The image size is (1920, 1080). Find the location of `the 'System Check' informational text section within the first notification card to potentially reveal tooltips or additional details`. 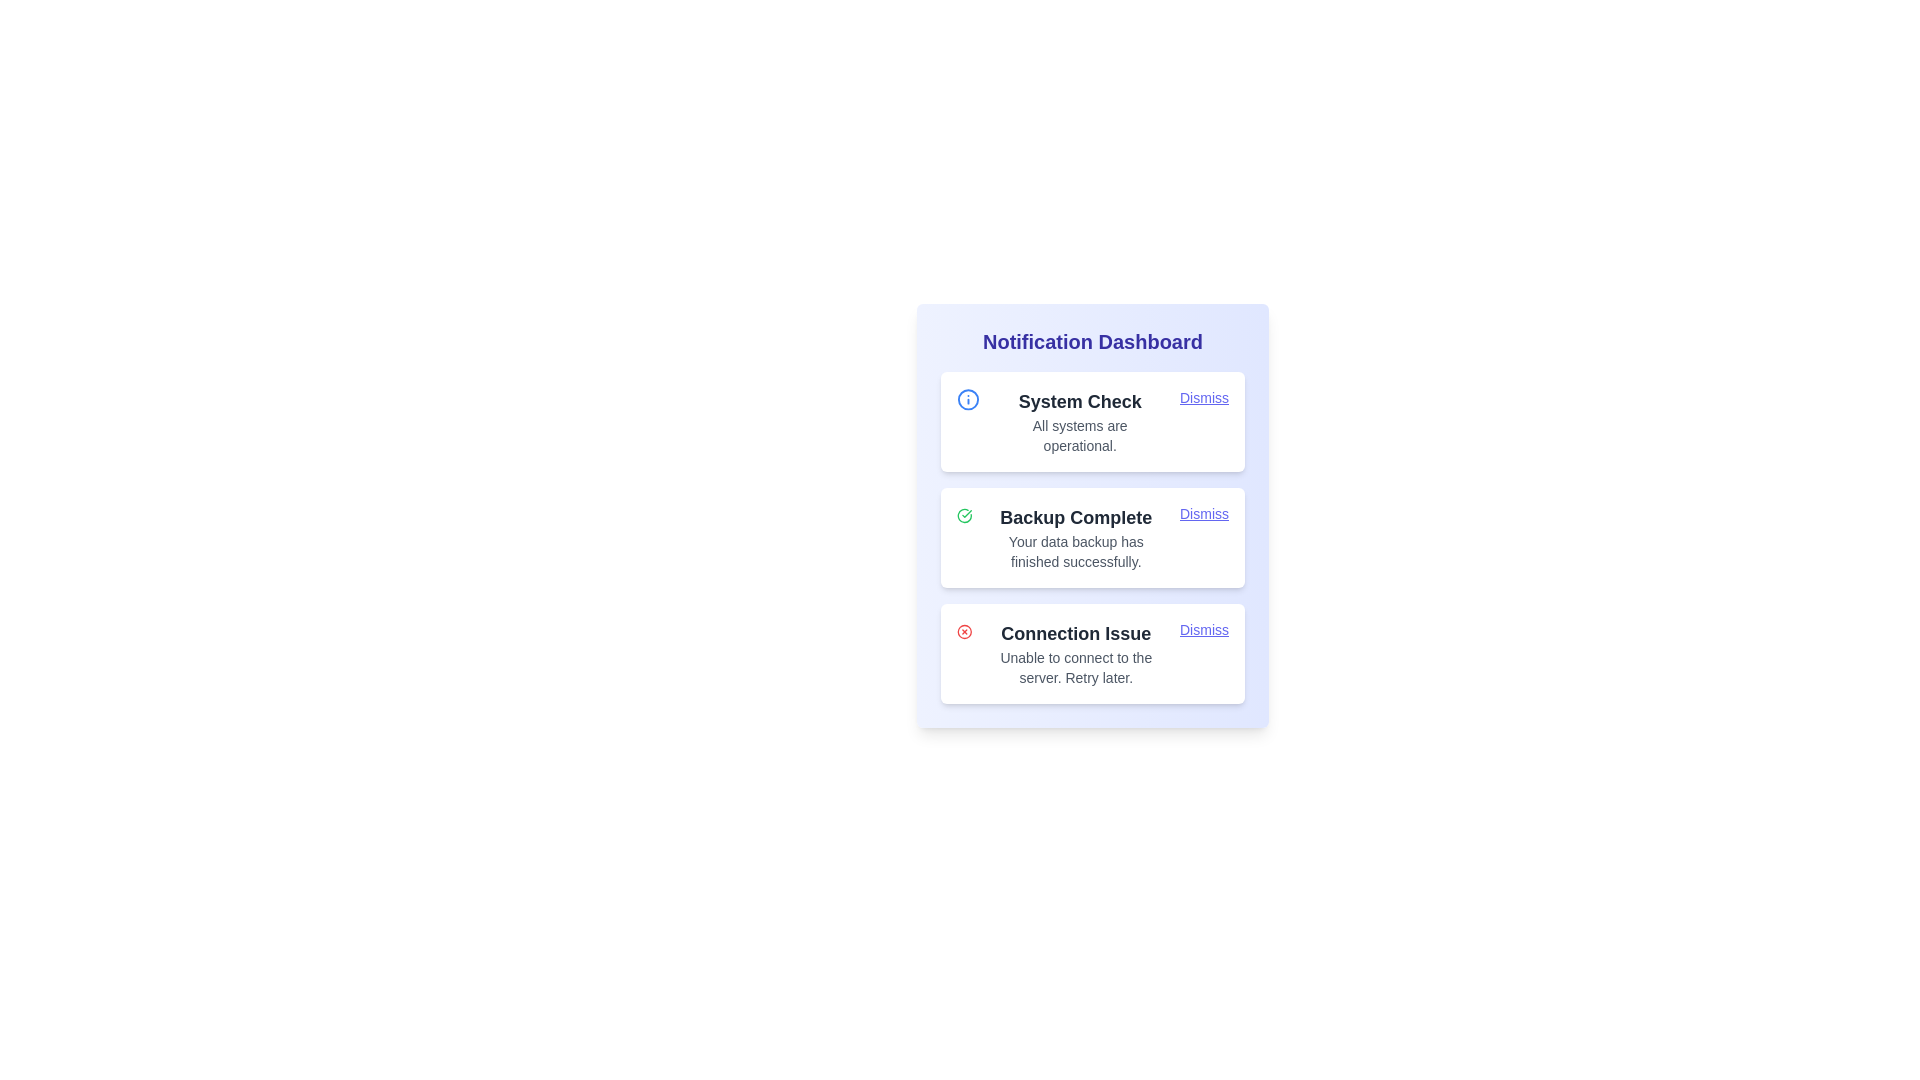

the 'System Check' informational text section within the first notification card to potentially reveal tooltips or additional details is located at coordinates (1079, 420).